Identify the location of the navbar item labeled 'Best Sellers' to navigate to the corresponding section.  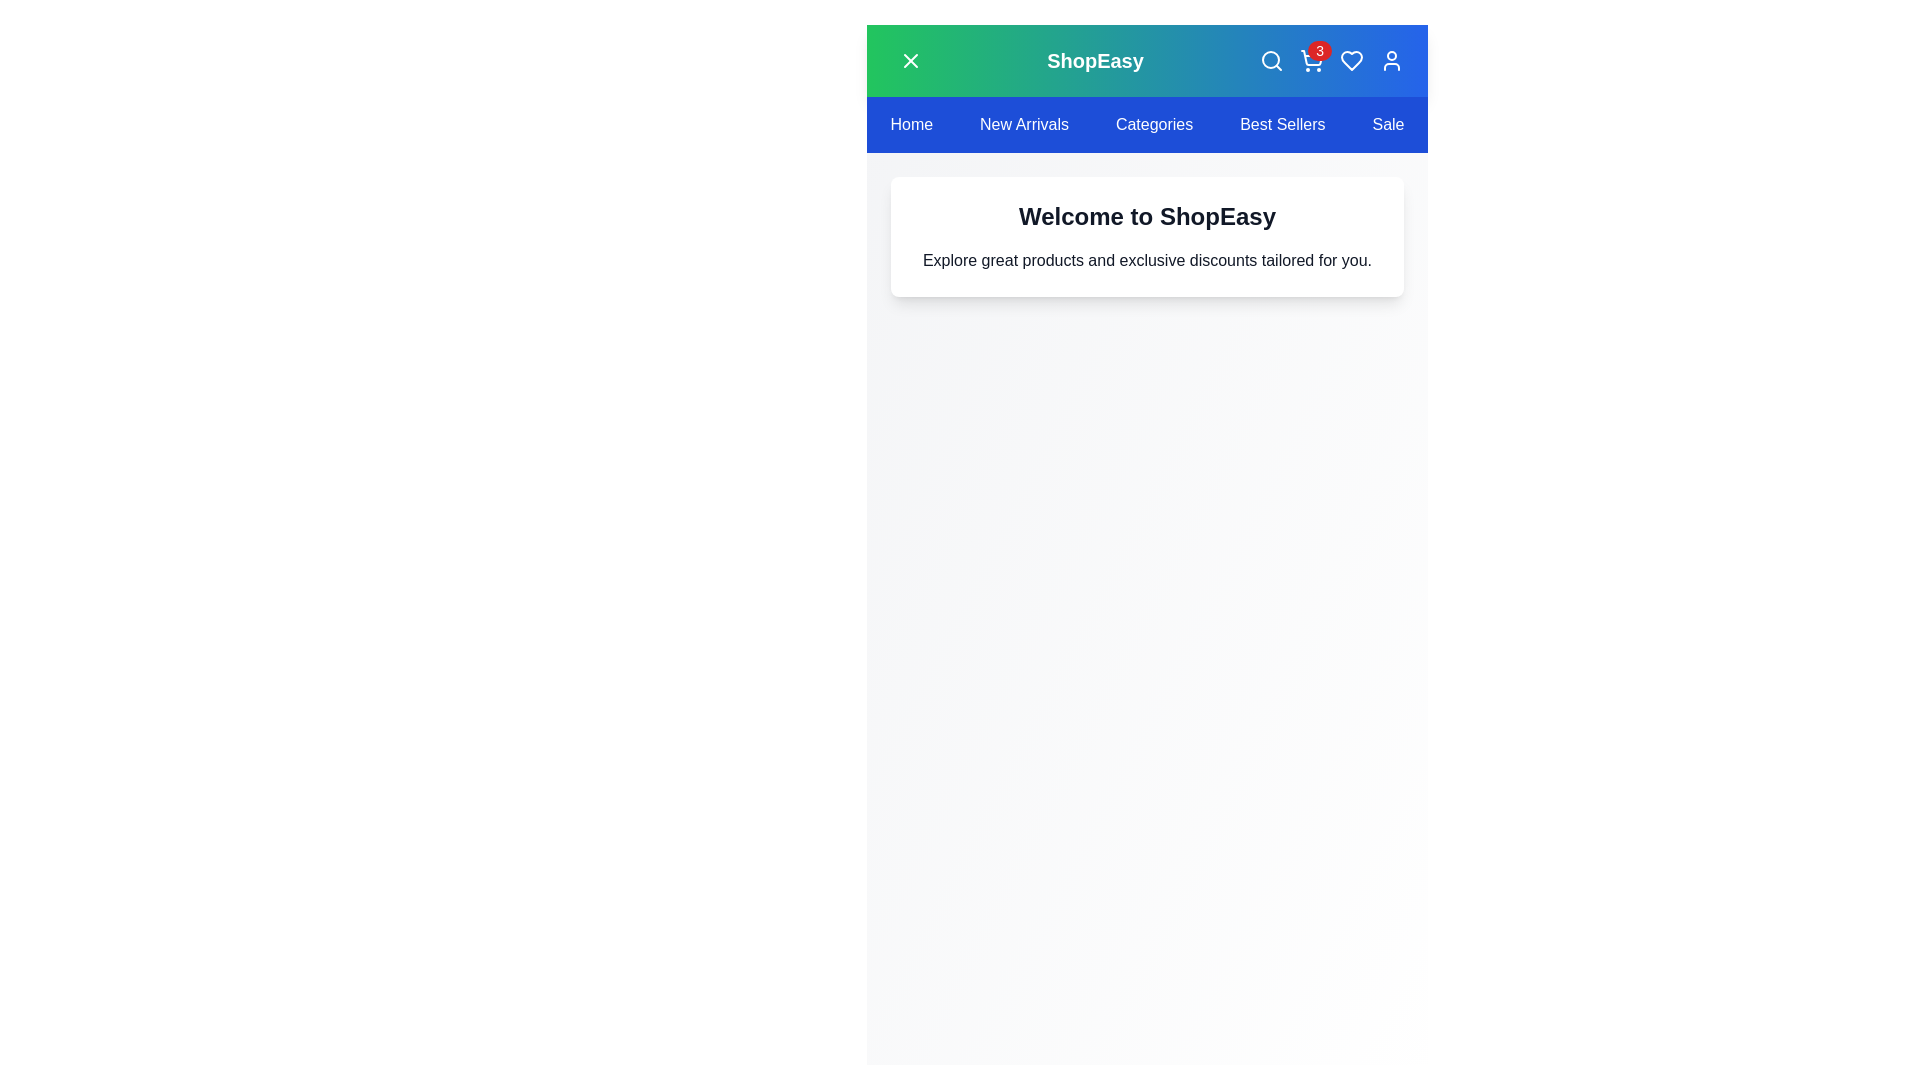
(1282, 124).